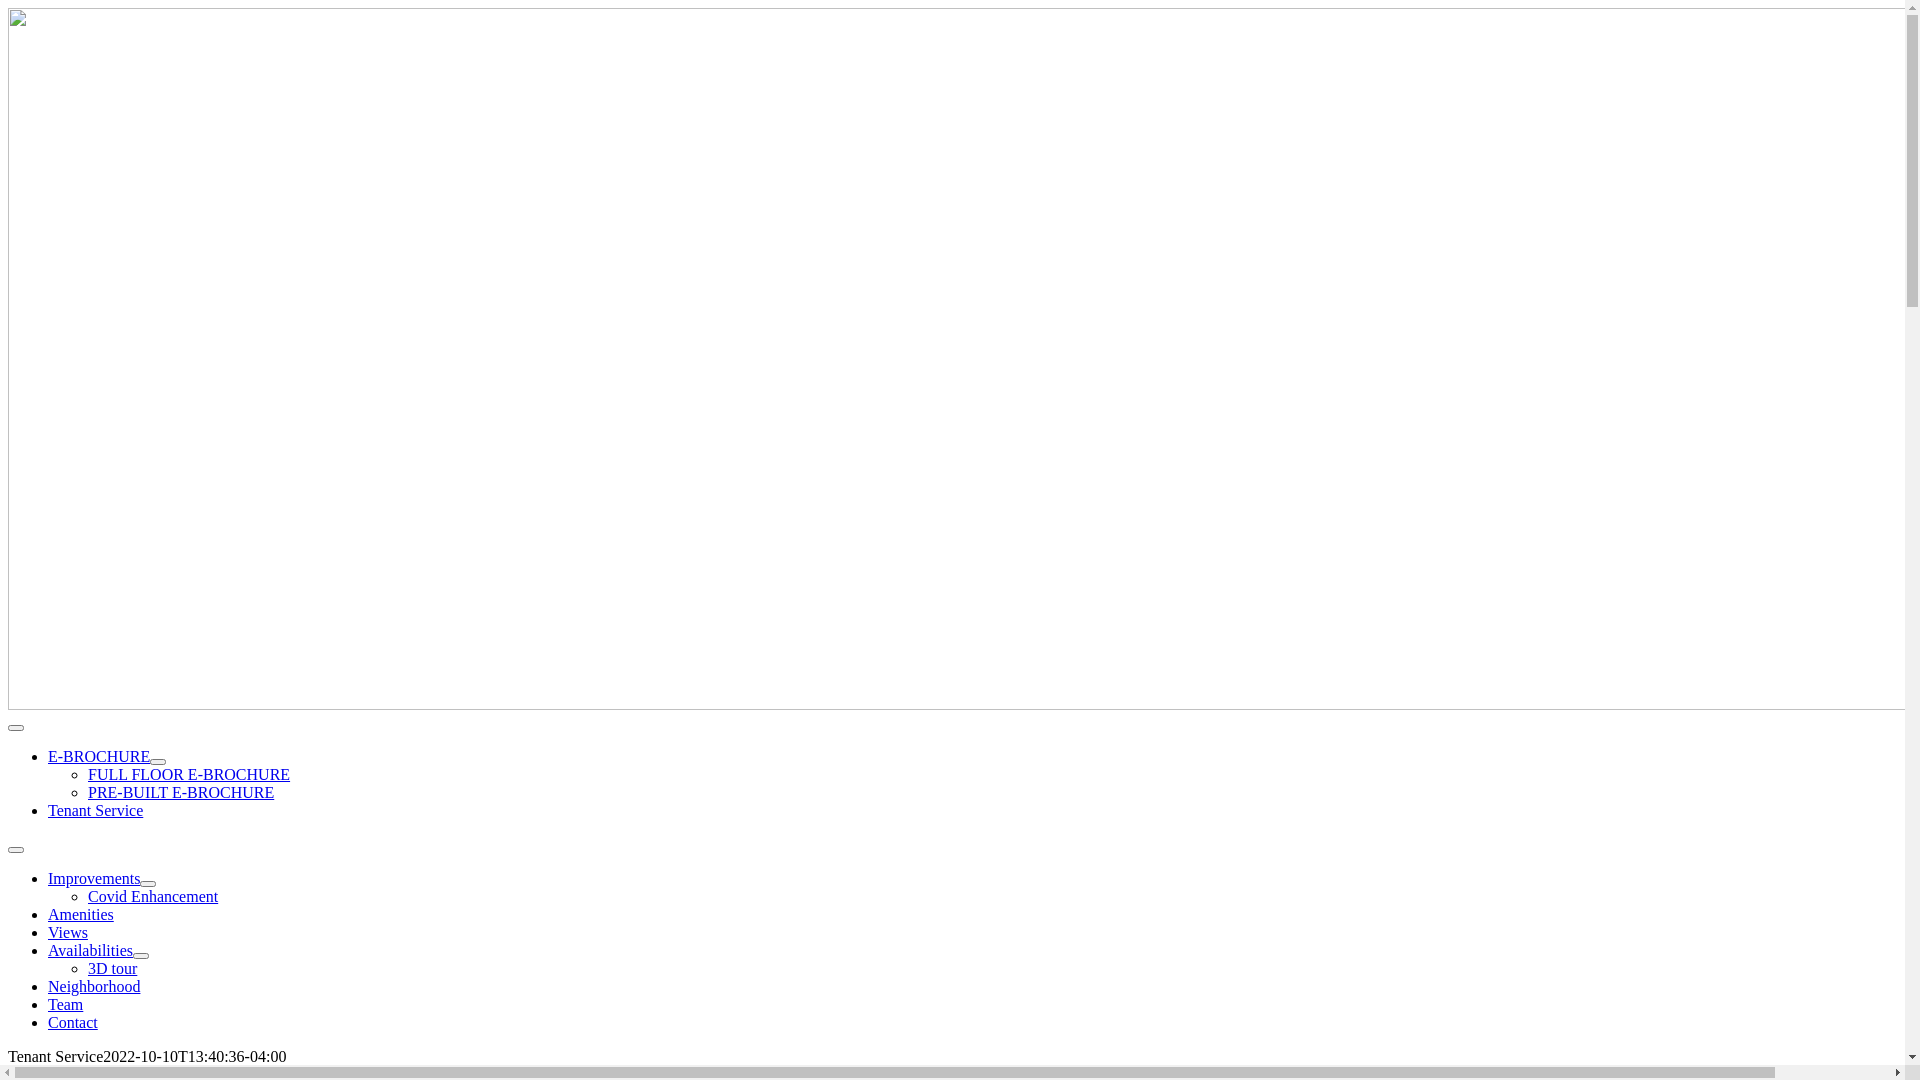  Describe the element at coordinates (80, 914) in the screenshot. I see `'Amenities'` at that location.